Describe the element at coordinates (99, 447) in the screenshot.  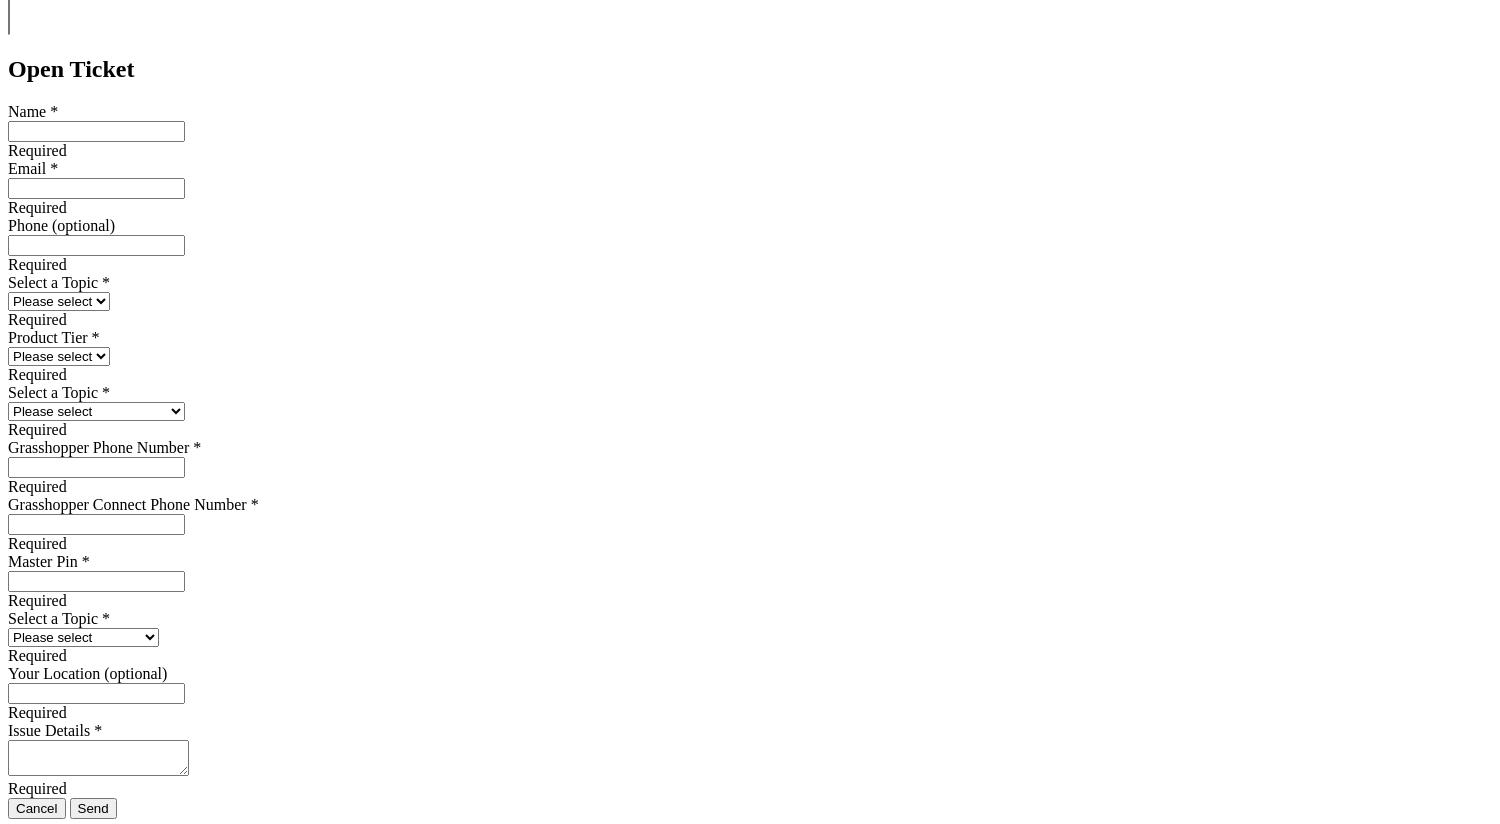
I see `'Grasshopper Phone Number'` at that location.